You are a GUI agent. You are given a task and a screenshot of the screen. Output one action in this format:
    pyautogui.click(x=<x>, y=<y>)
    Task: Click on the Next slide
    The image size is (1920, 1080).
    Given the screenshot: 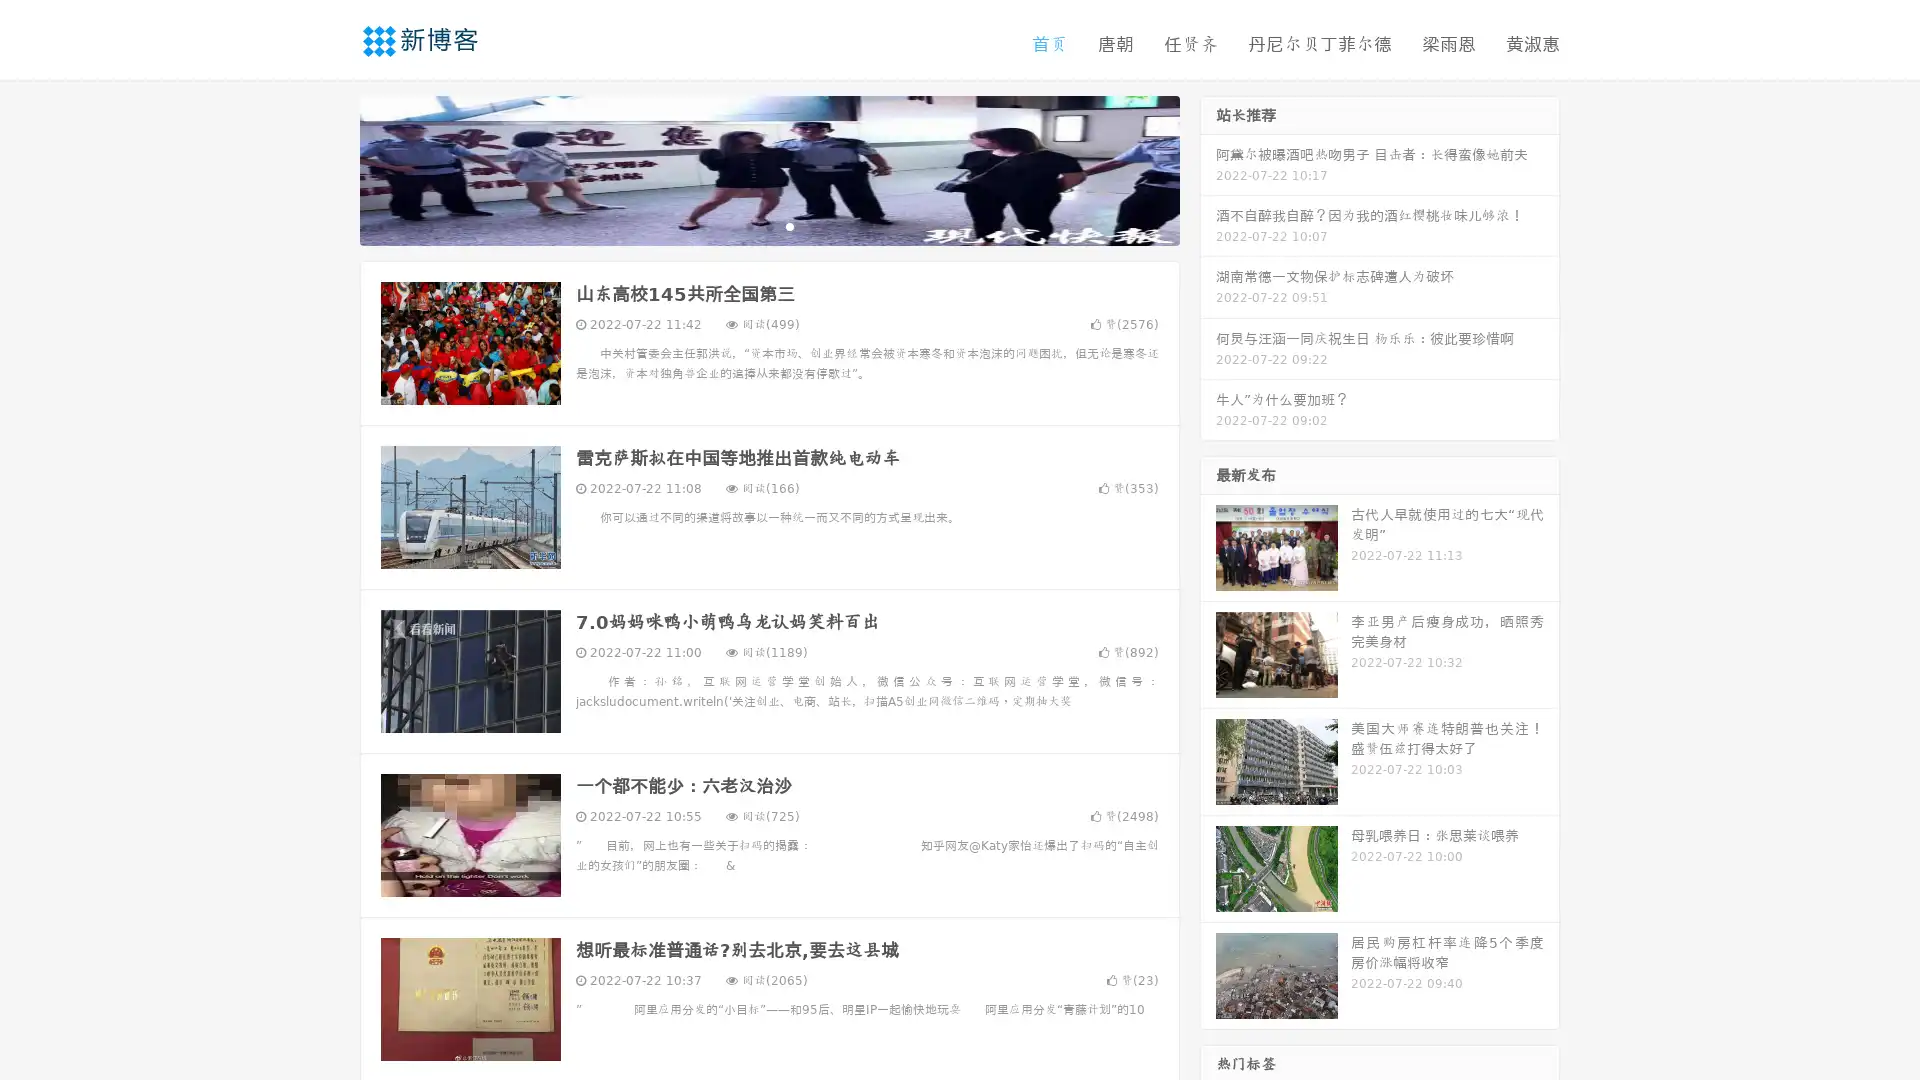 What is the action you would take?
    pyautogui.click(x=1208, y=168)
    